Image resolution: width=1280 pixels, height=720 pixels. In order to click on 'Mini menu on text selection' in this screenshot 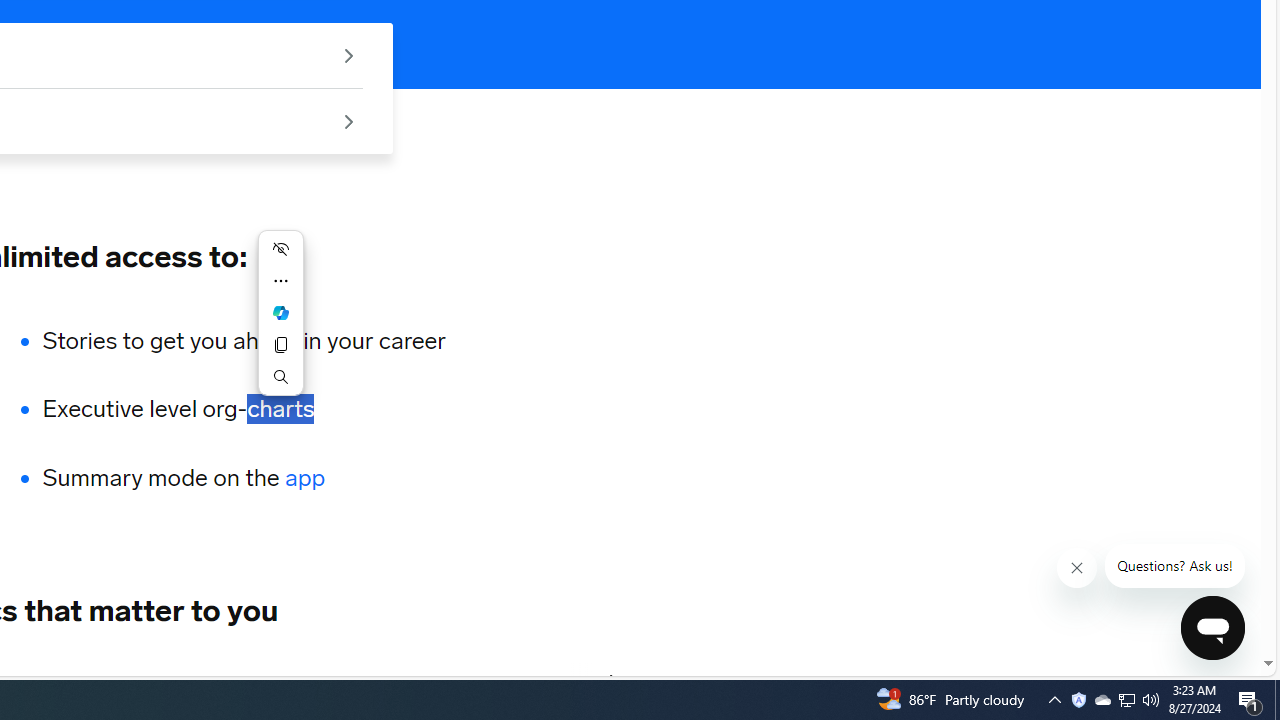, I will do `click(279, 324)`.